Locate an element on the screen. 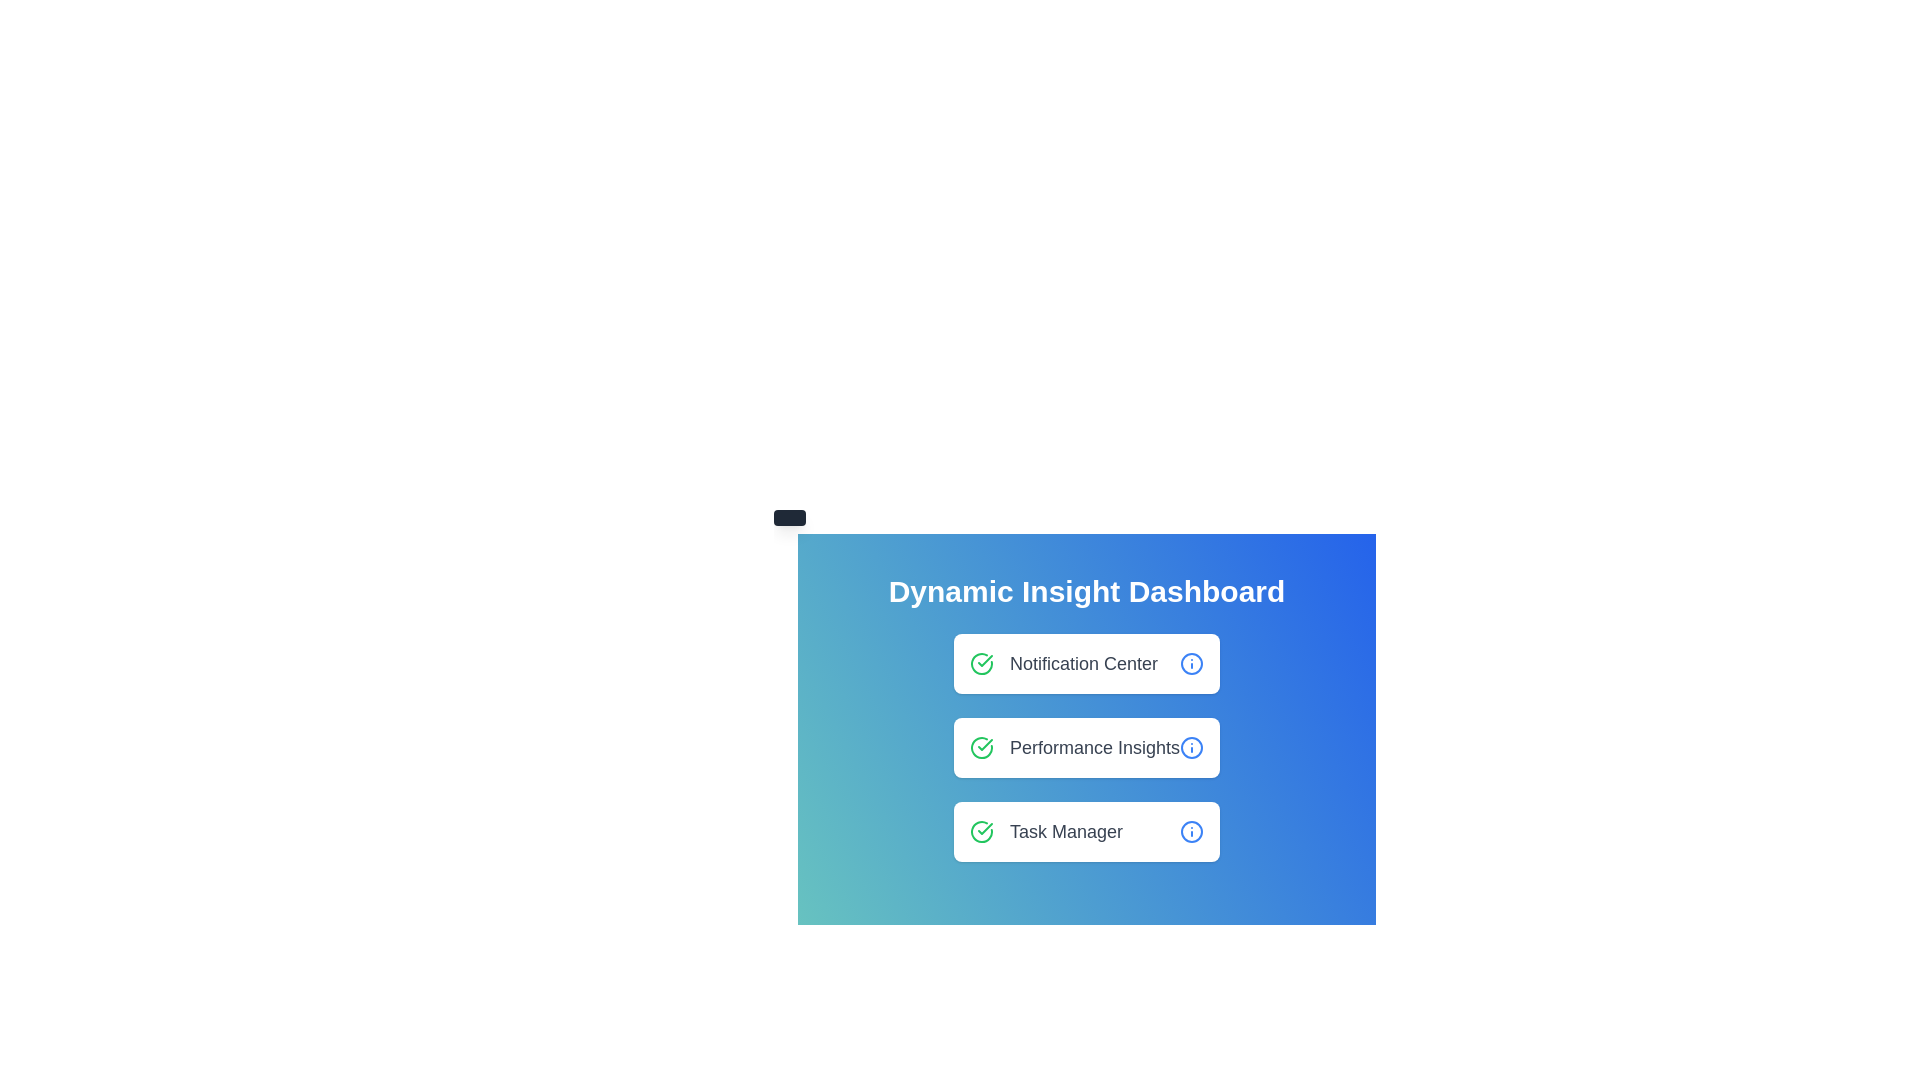 Image resolution: width=1920 pixels, height=1080 pixels. the Information icon located to the right of the 'Task Manager' text is located at coordinates (1191, 832).